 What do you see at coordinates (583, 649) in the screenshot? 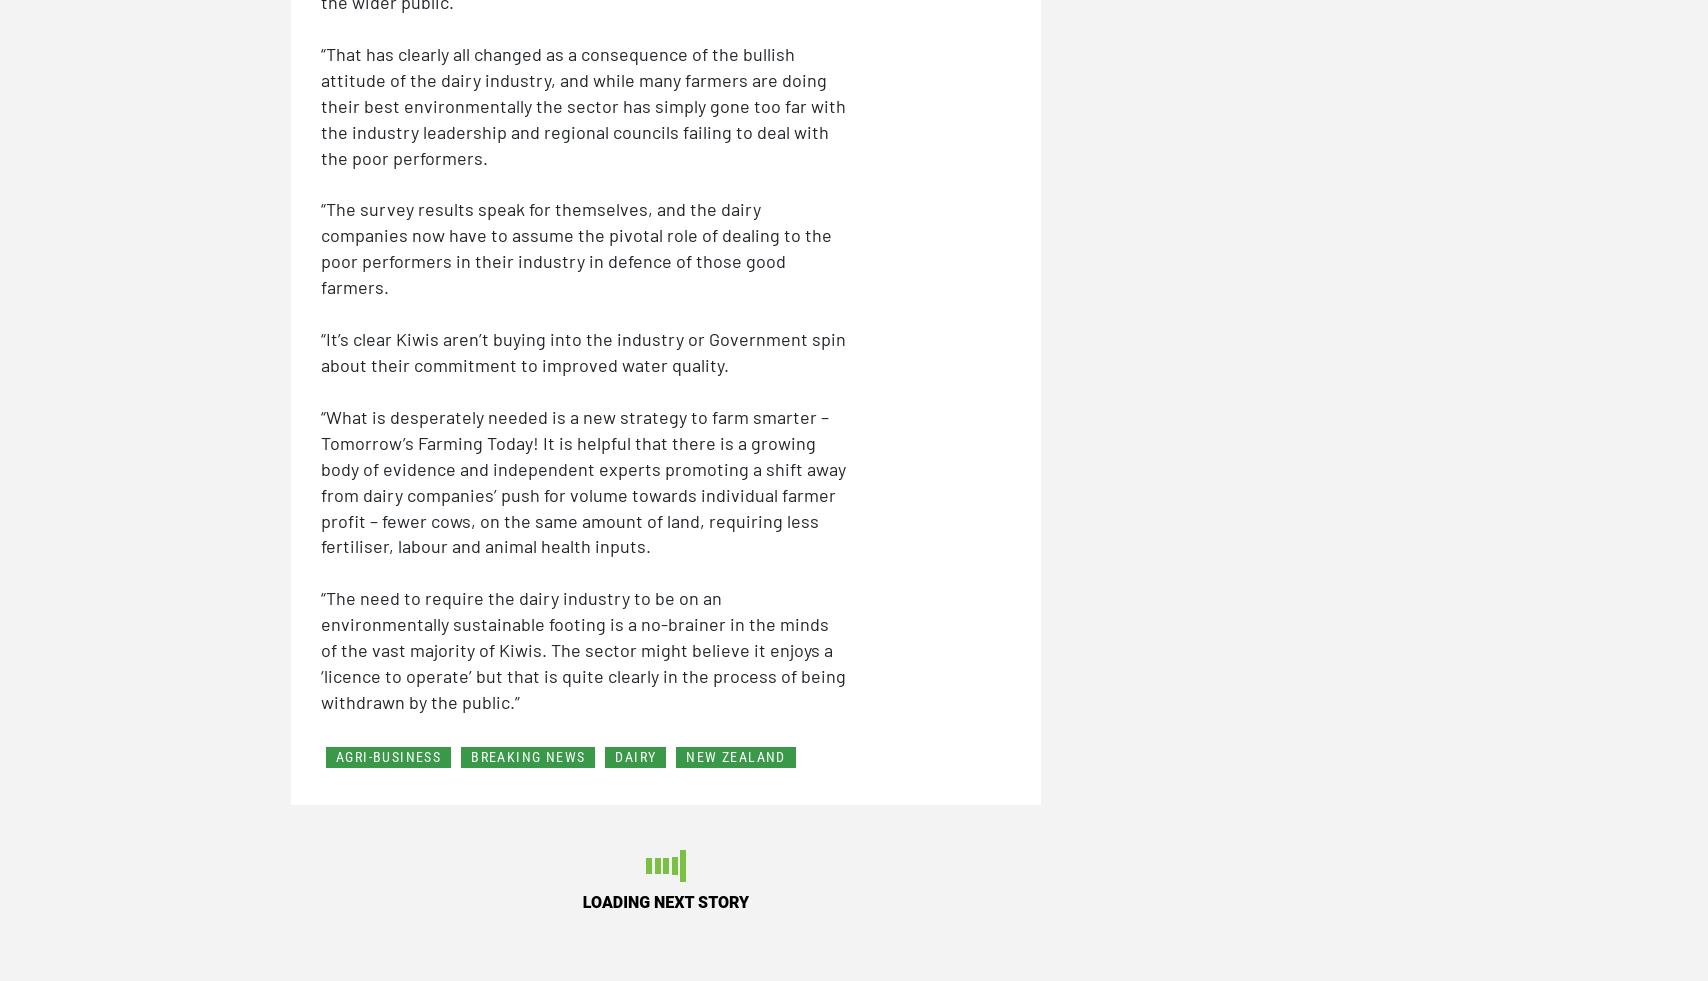
I see `'“The need to require the dairy industry to be on an environmentally sustainable footing is a no-brainer in the minds of the vast majority of Kiwis. The sector might believe it enjoys a ‘licence to operate’ but that is quite clearly in the process of being withdrawn by the public.”'` at bounding box center [583, 649].